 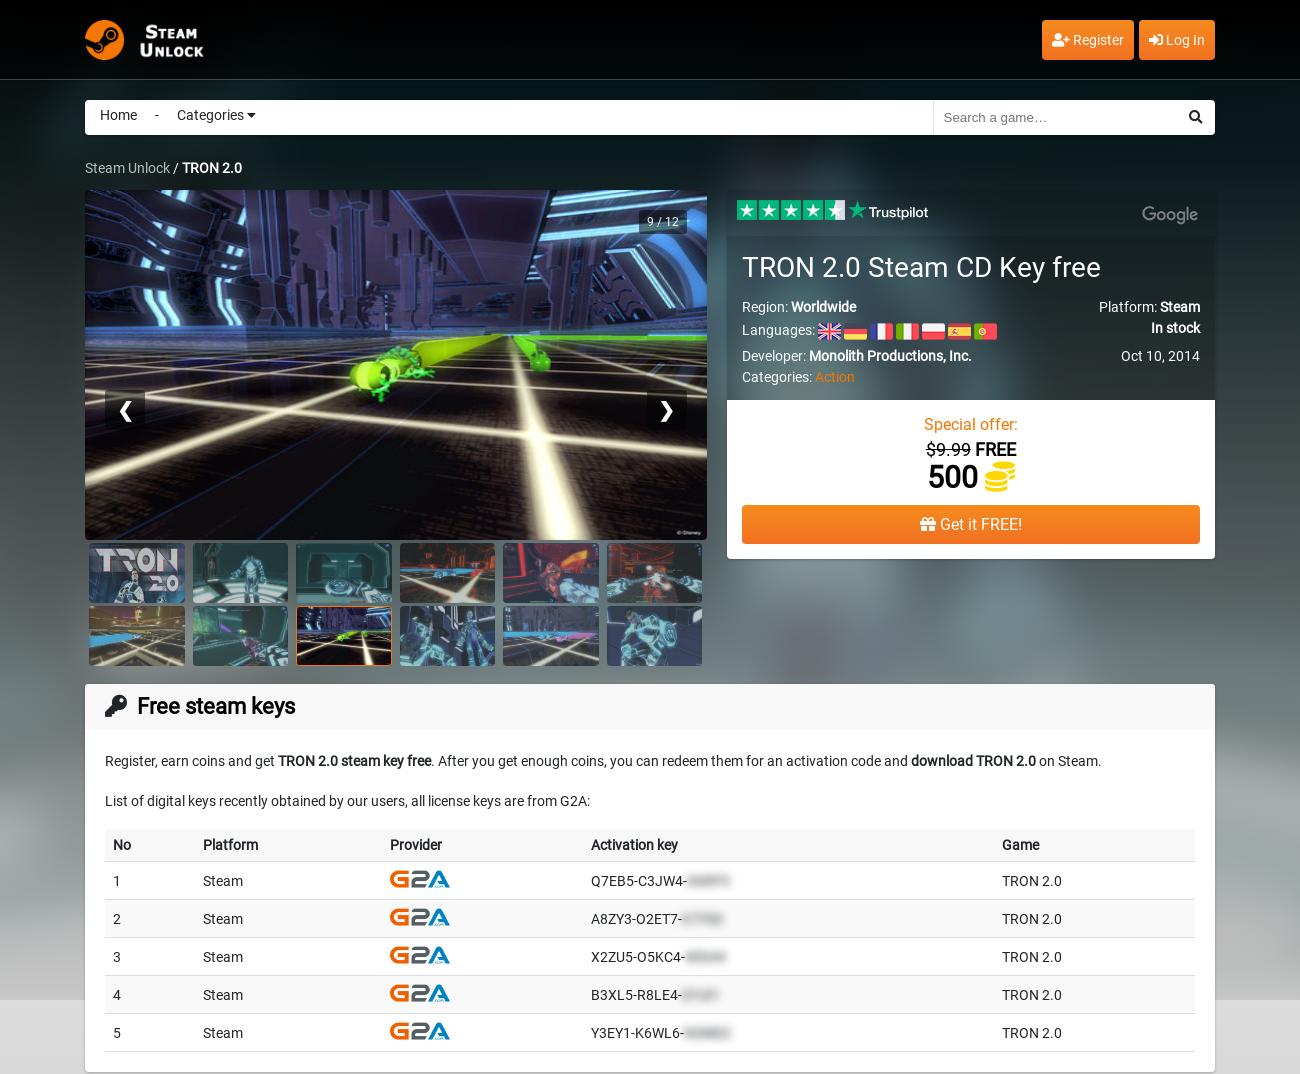 I want to click on 'Home', so click(x=117, y=114).